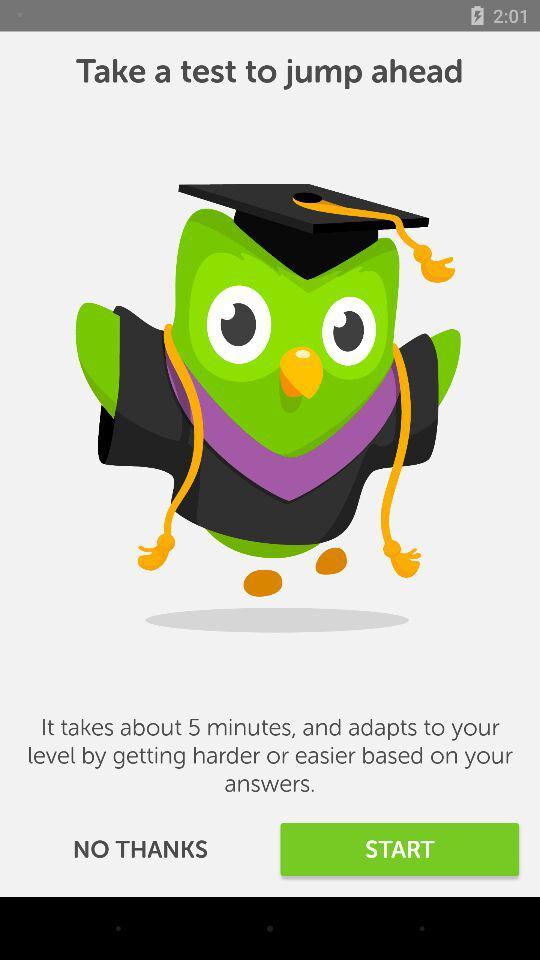  What do you see at coordinates (399, 848) in the screenshot?
I see `the icon at the bottom right corner` at bounding box center [399, 848].